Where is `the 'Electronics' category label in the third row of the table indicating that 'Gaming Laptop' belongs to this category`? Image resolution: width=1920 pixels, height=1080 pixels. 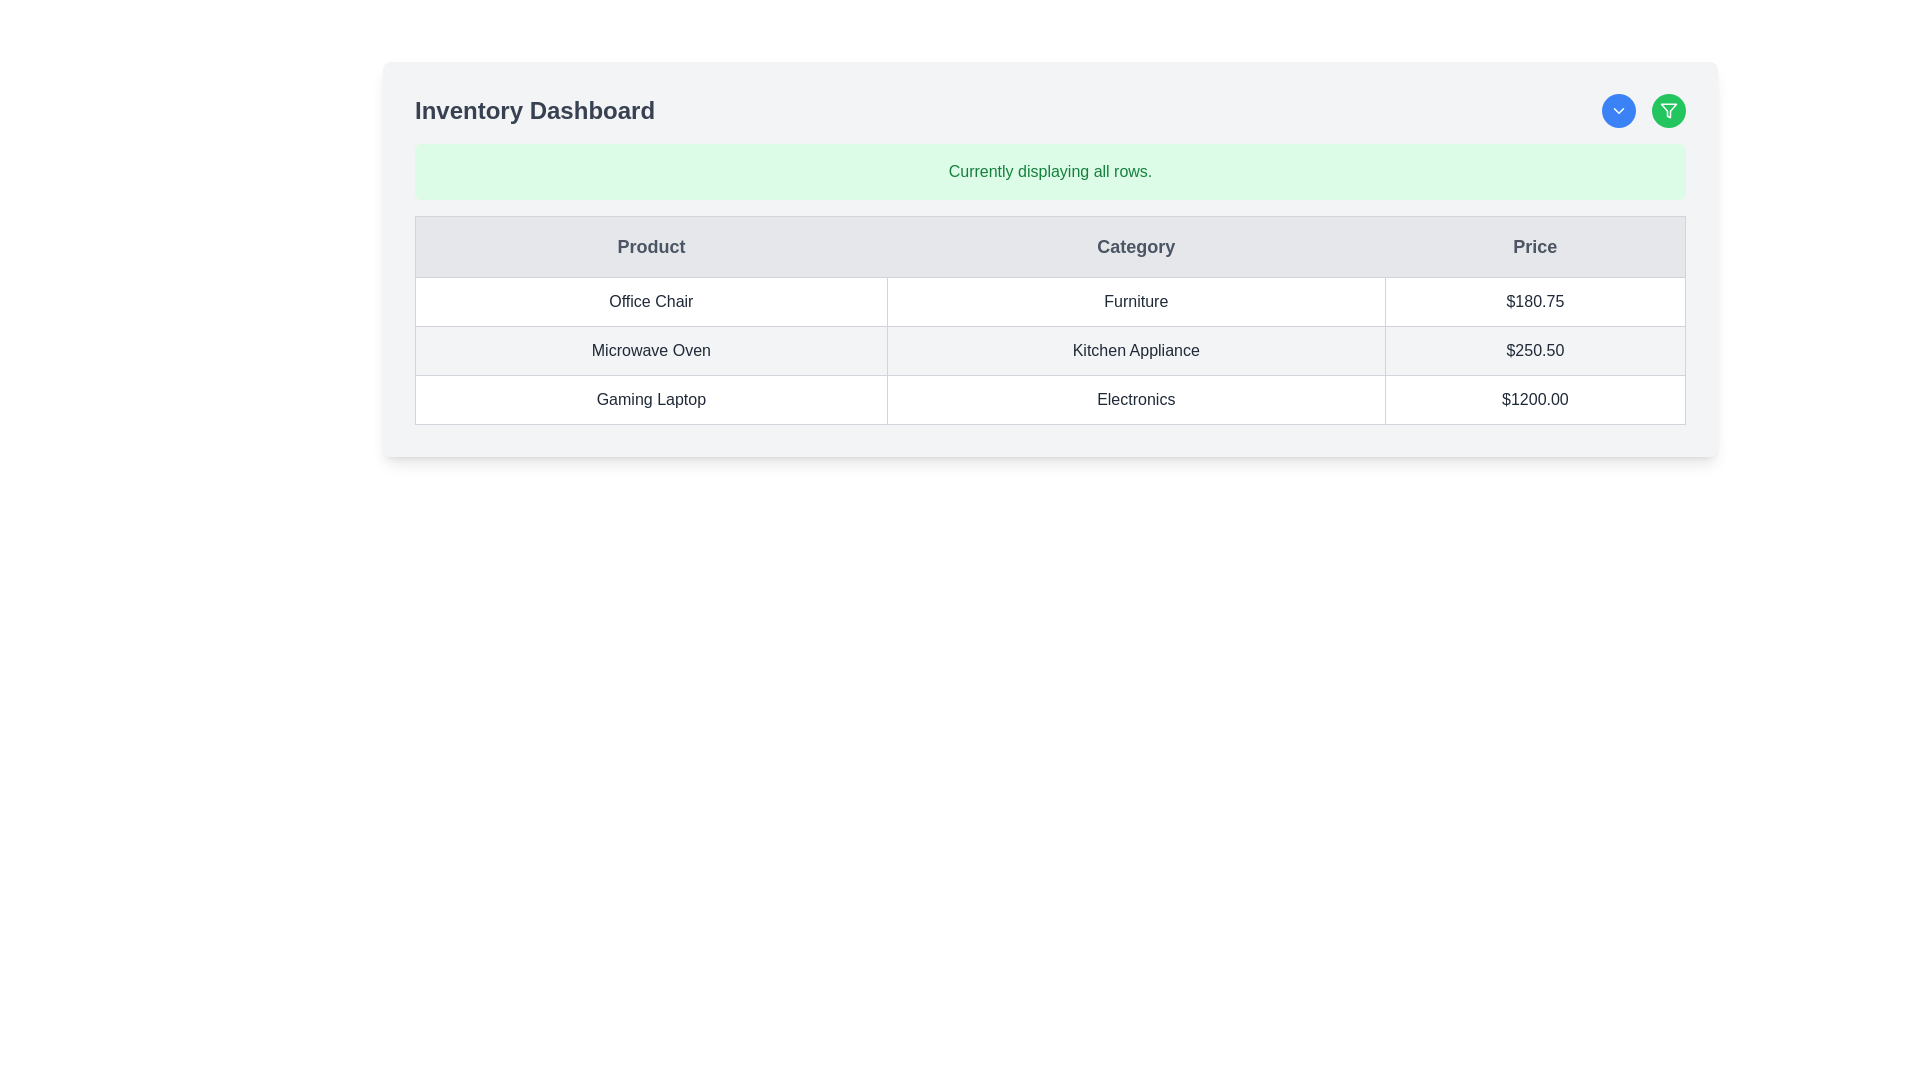 the 'Electronics' category label in the third row of the table indicating that 'Gaming Laptop' belongs to this category is located at coordinates (1136, 400).